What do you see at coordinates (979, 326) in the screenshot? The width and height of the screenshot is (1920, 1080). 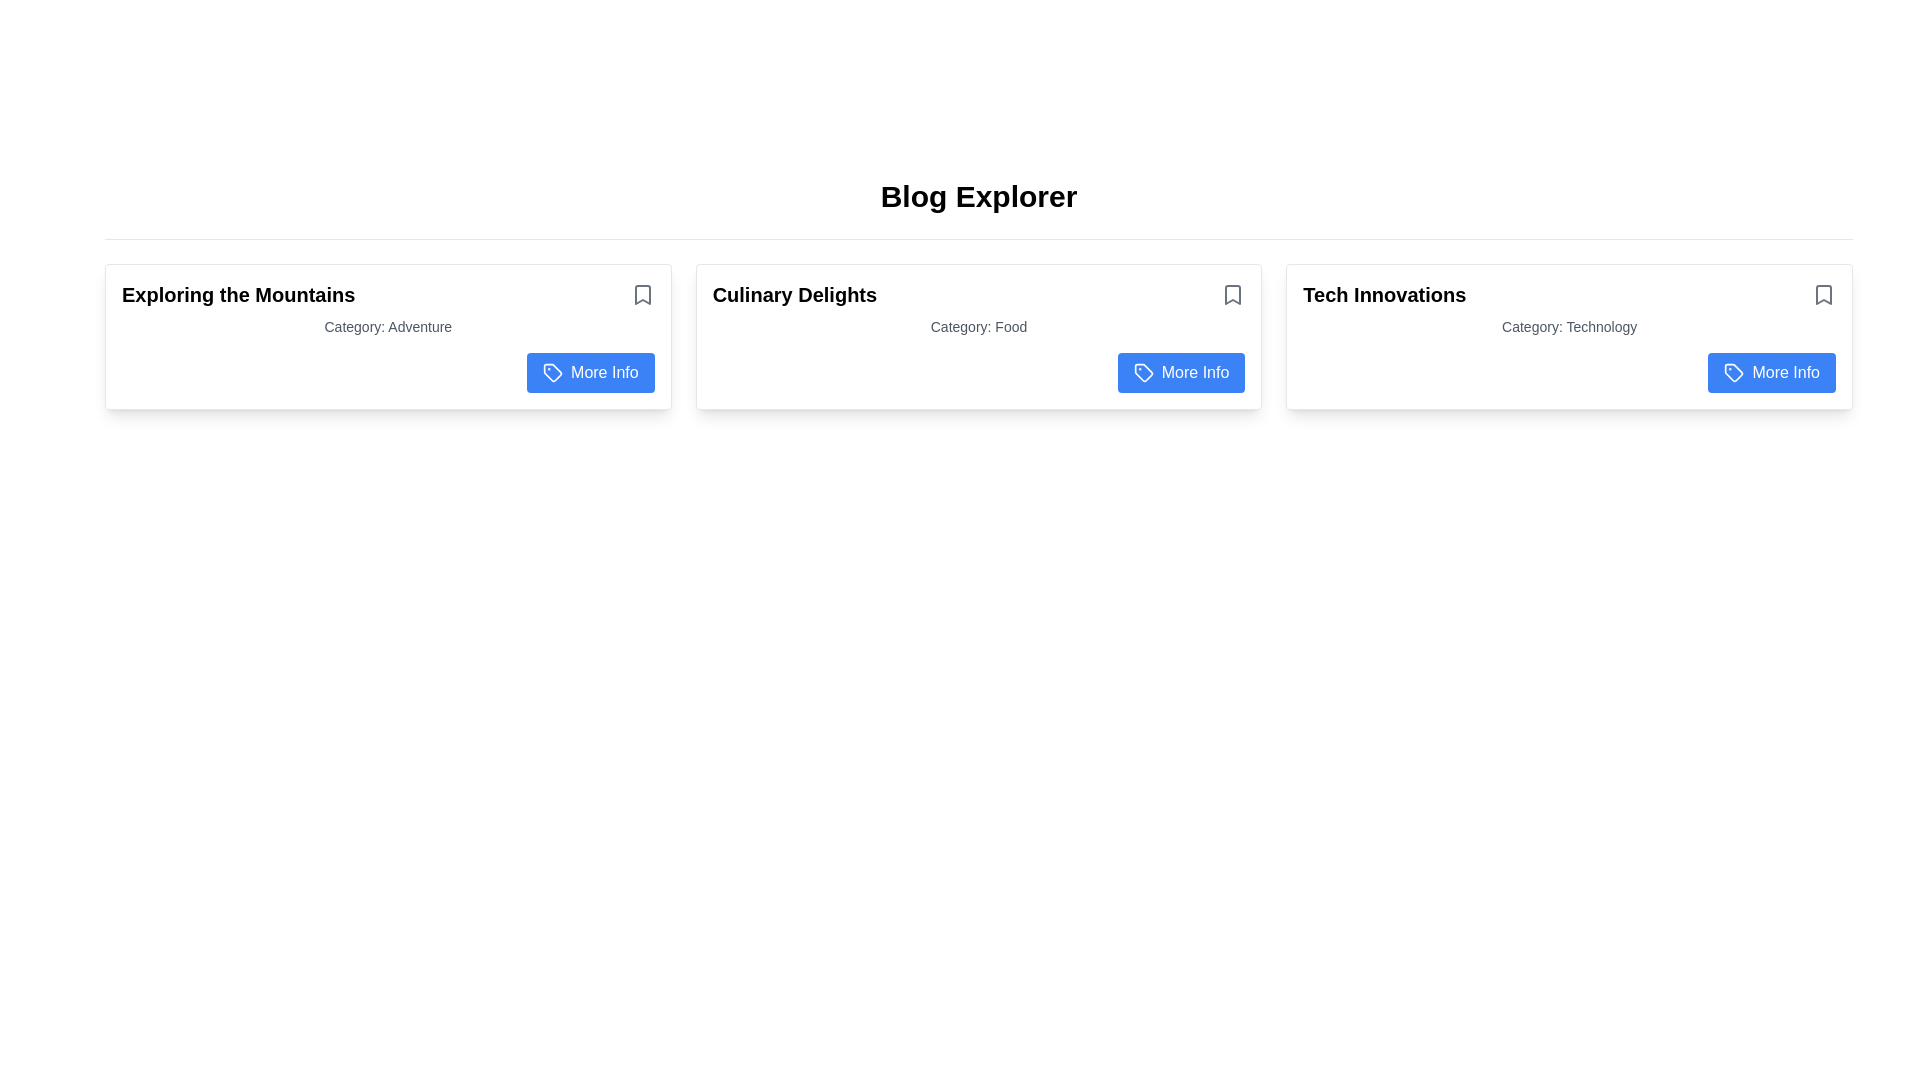 I see `the text label displaying 'Category: Food', which is in small gray font and located centrally below 'Culinary Delights' in the card layout` at bounding box center [979, 326].